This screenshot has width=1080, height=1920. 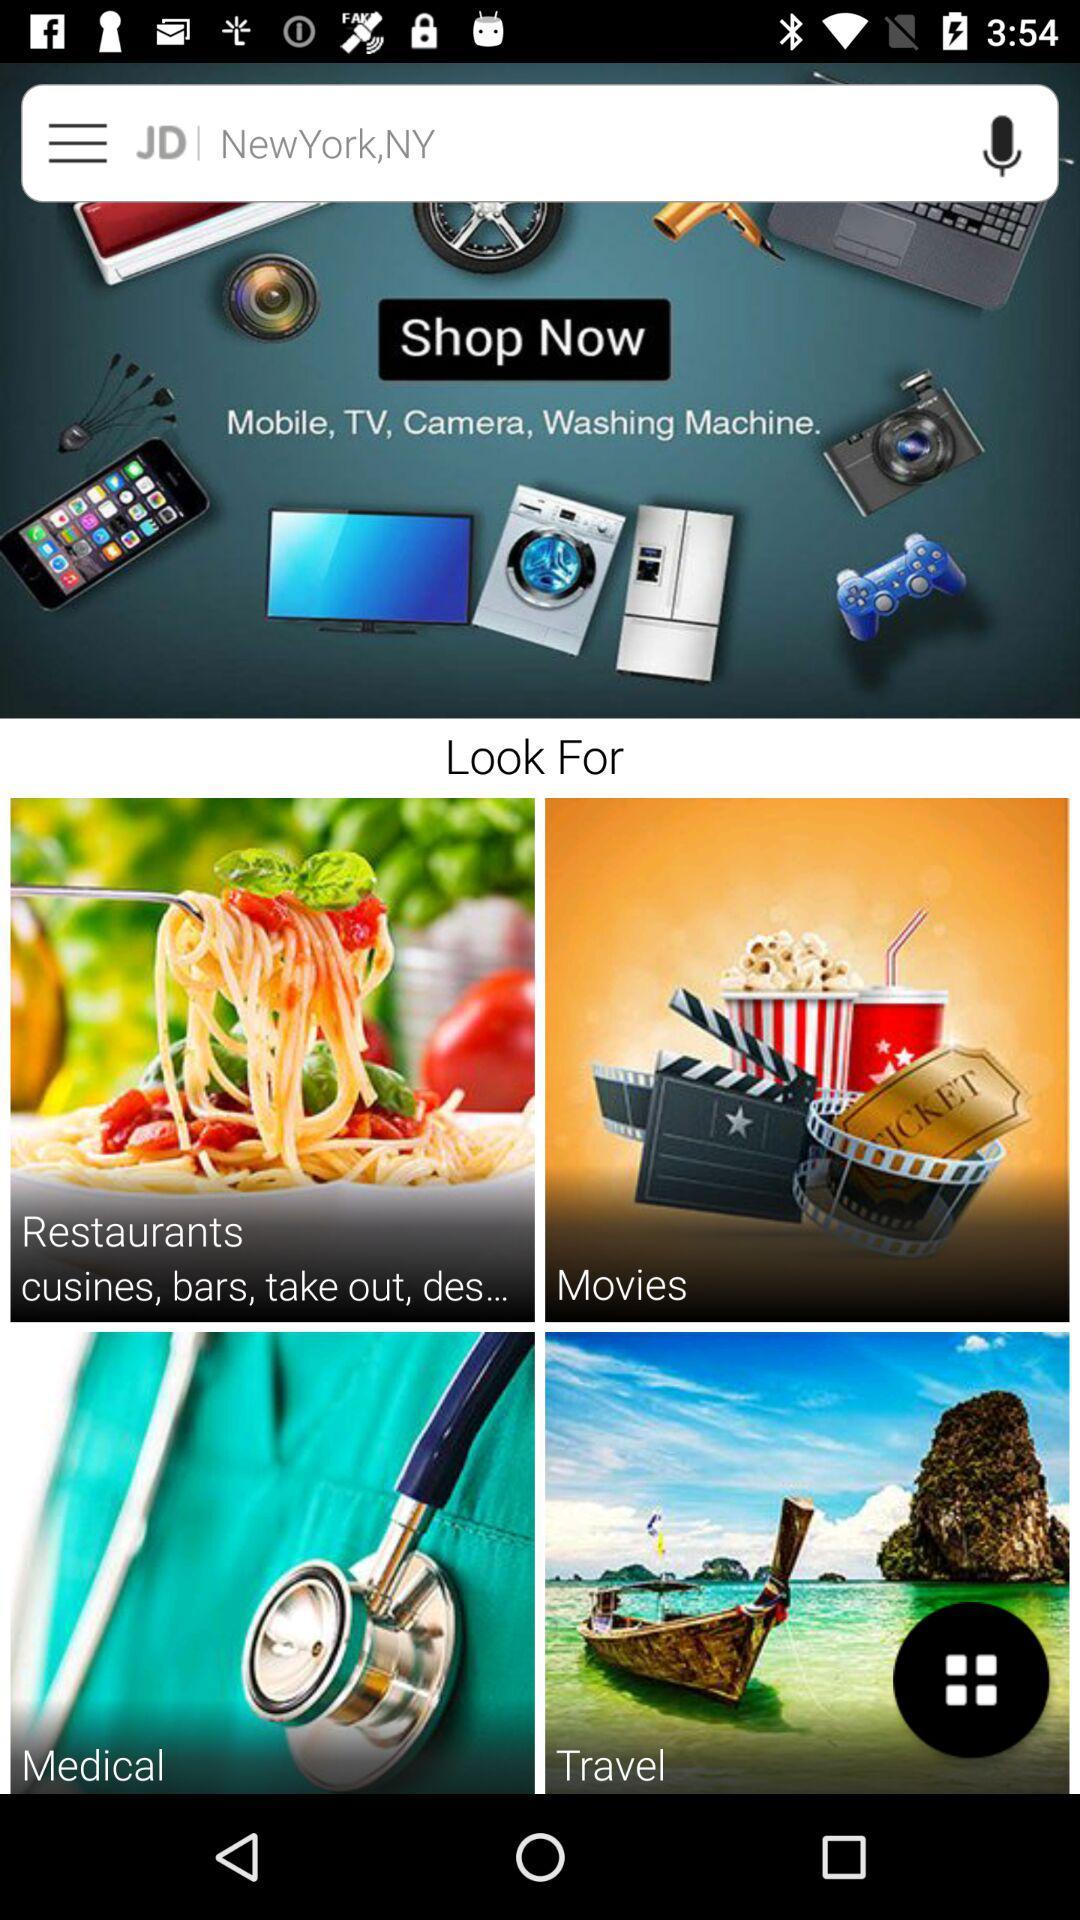 I want to click on icon above look for, so click(x=540, y=391).